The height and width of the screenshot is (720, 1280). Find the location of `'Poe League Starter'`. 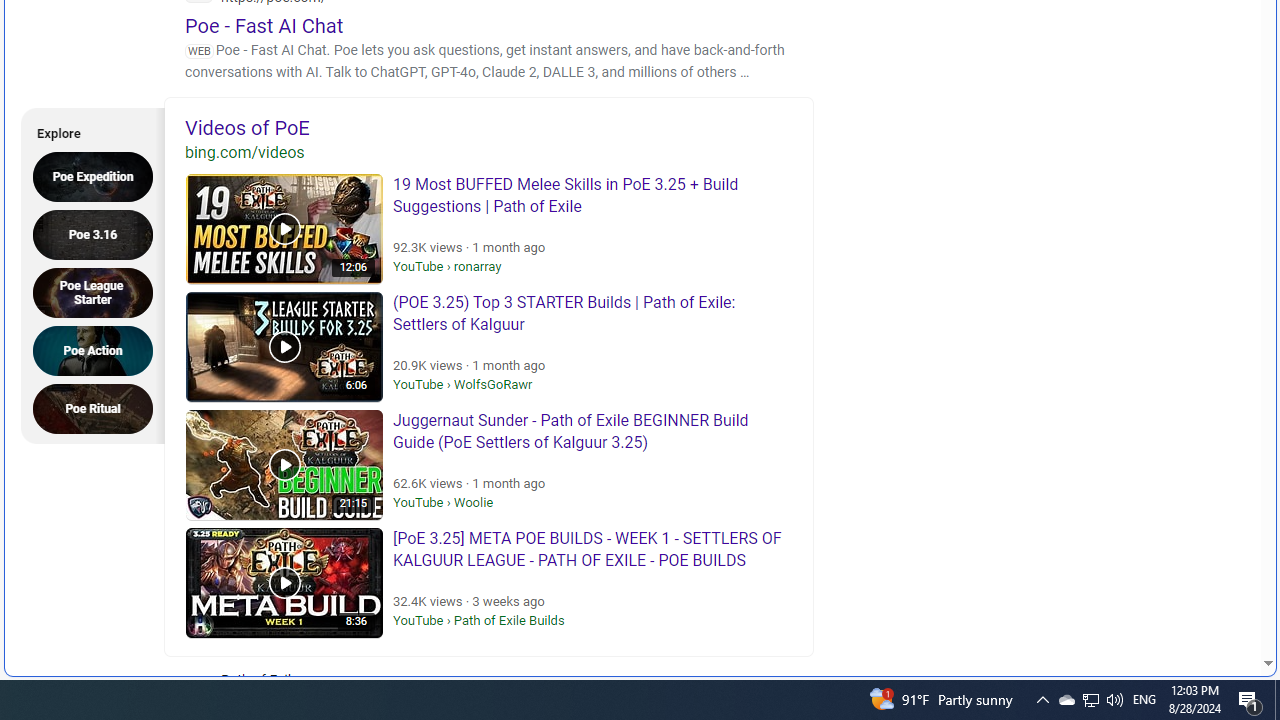

'Poe League Starter' is located at coordinates (98, 292).